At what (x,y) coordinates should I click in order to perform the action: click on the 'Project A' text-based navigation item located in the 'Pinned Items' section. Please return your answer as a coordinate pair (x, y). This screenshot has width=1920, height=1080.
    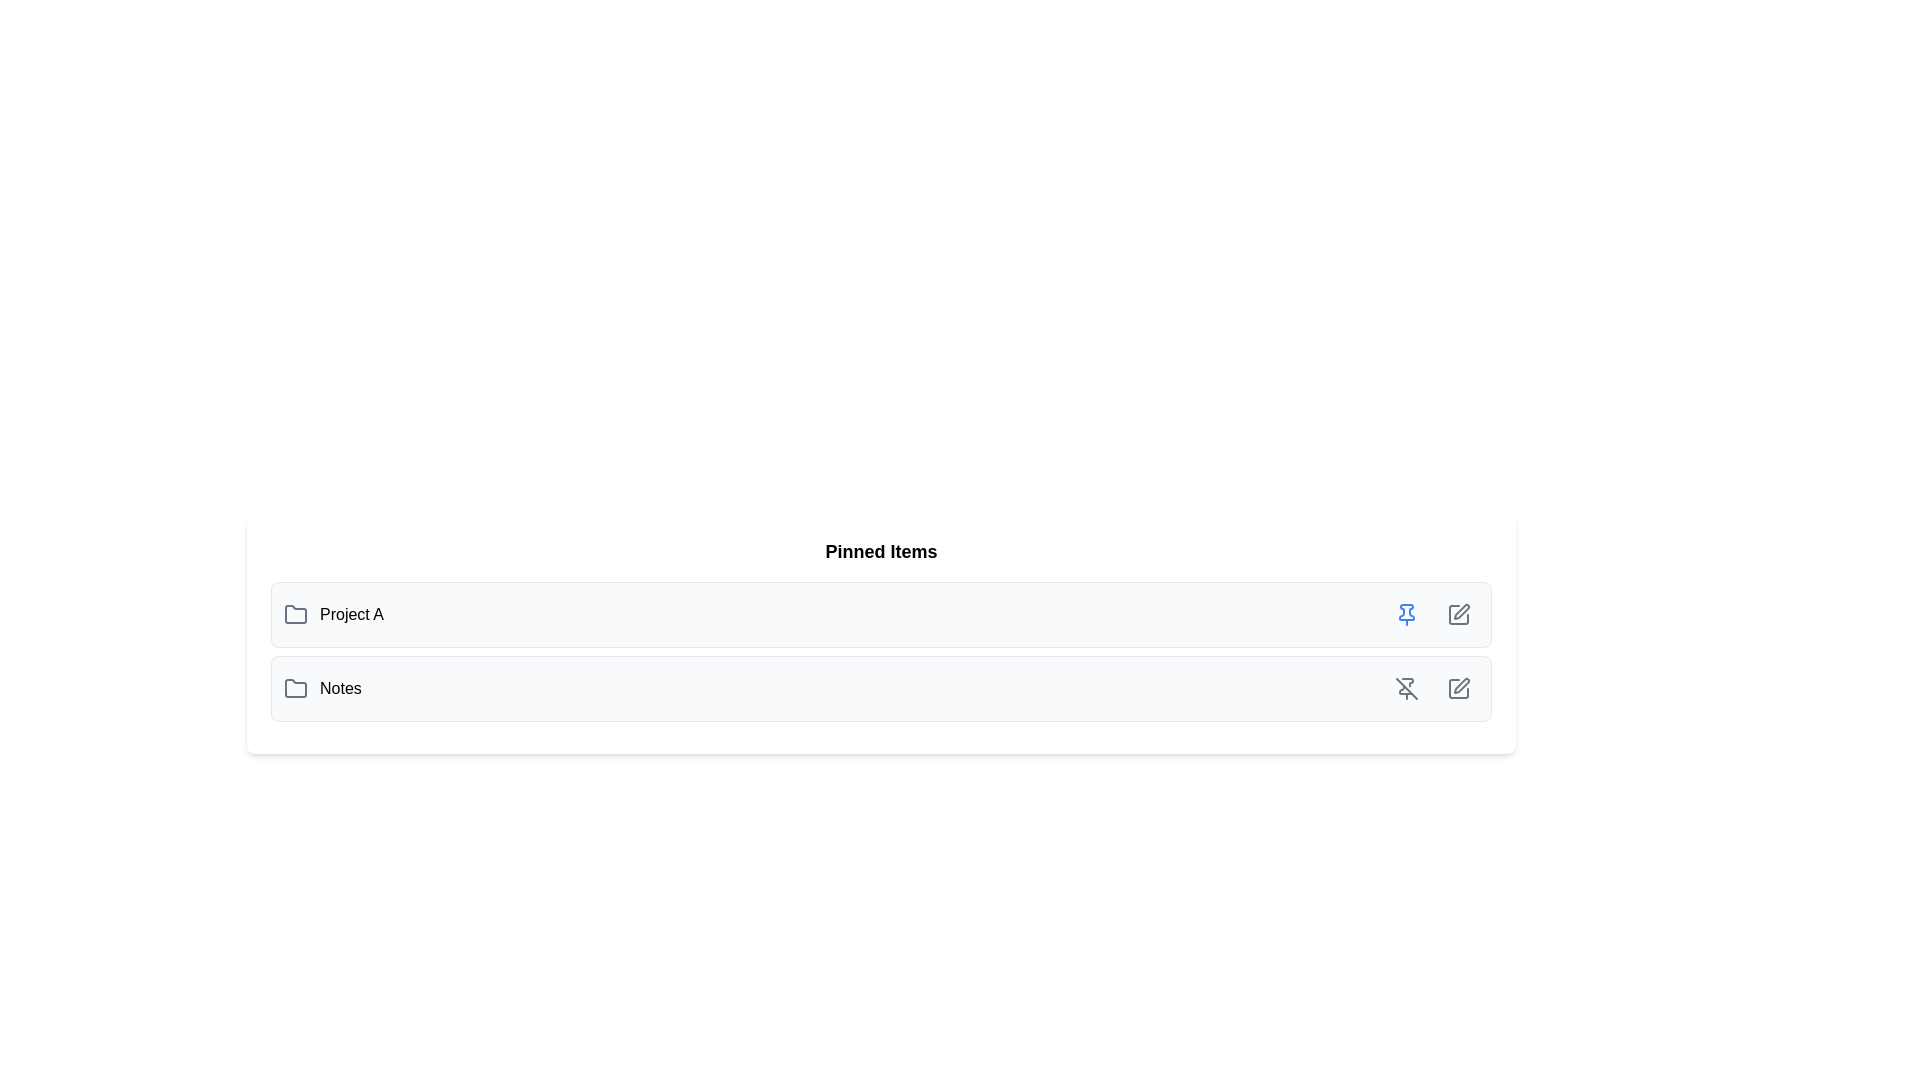
    Looking at the image, I should click on (351, 613).